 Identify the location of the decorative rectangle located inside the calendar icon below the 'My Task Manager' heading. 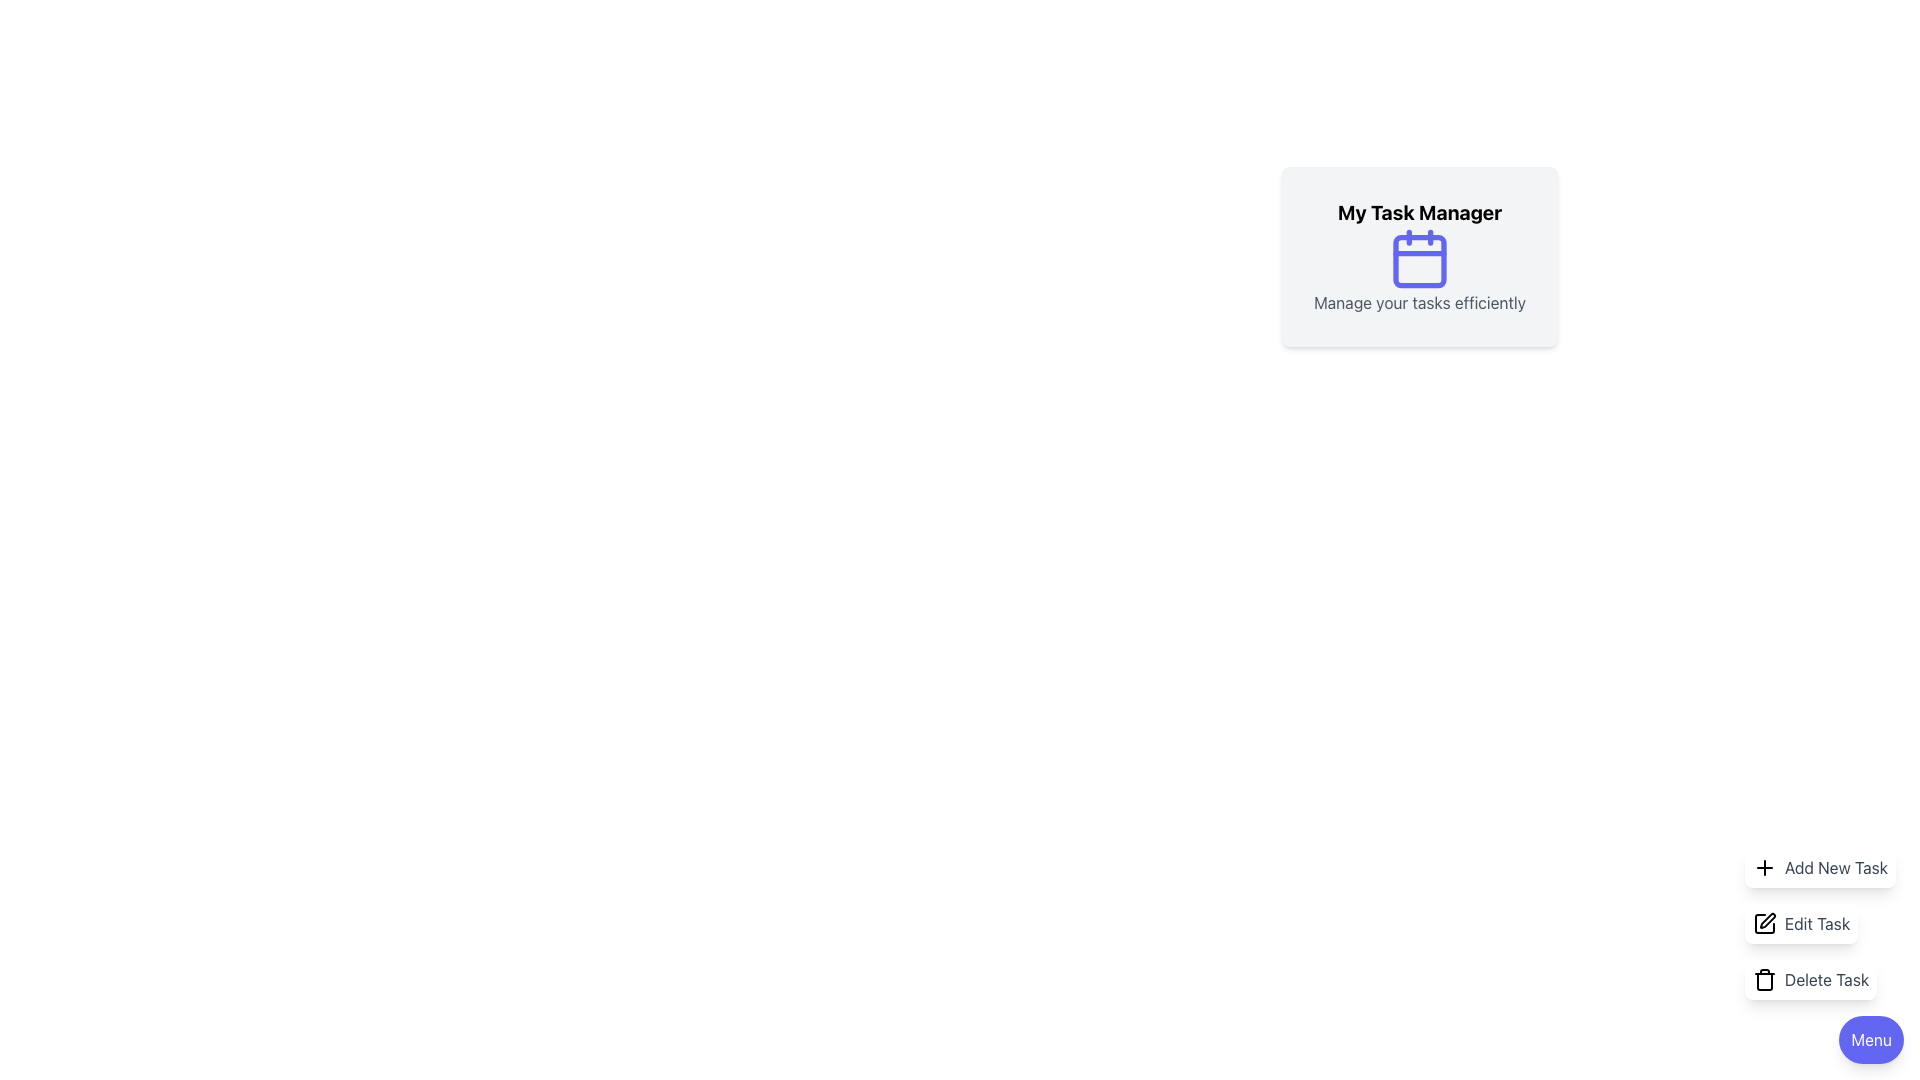
(1419, 260).